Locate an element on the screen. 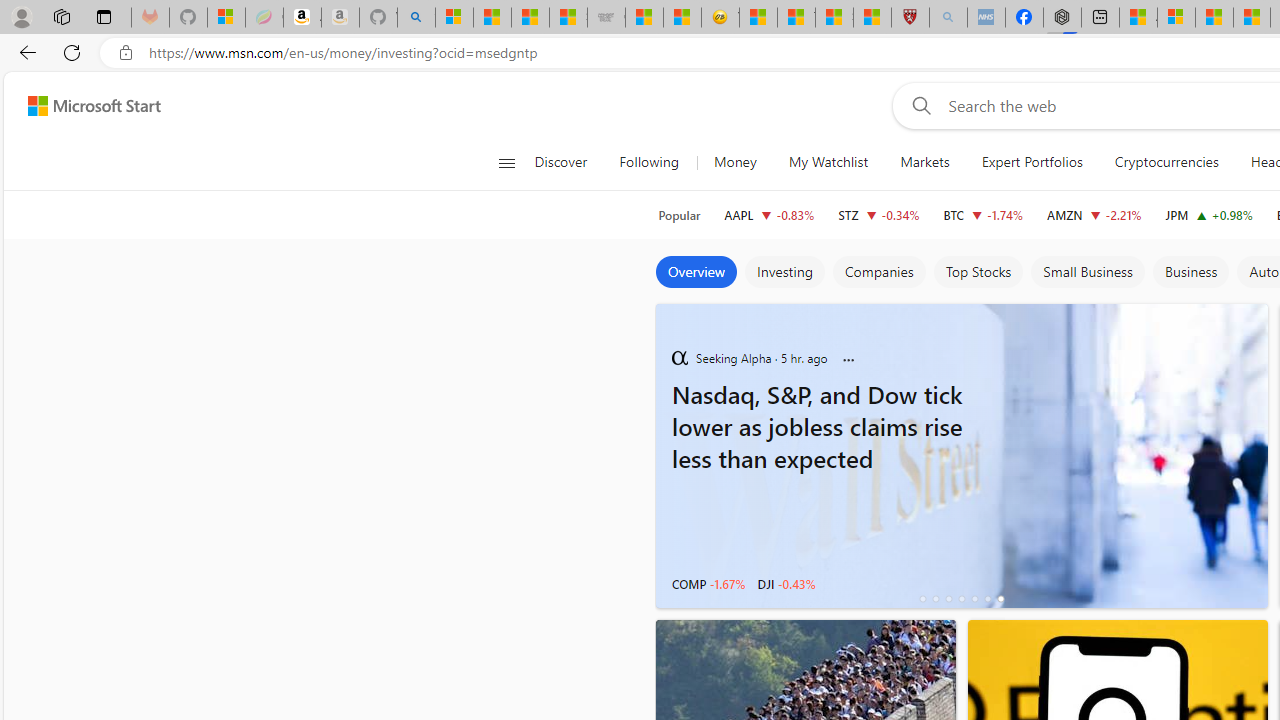  'DJI -0.43%' is located at coordinates (785, 583).